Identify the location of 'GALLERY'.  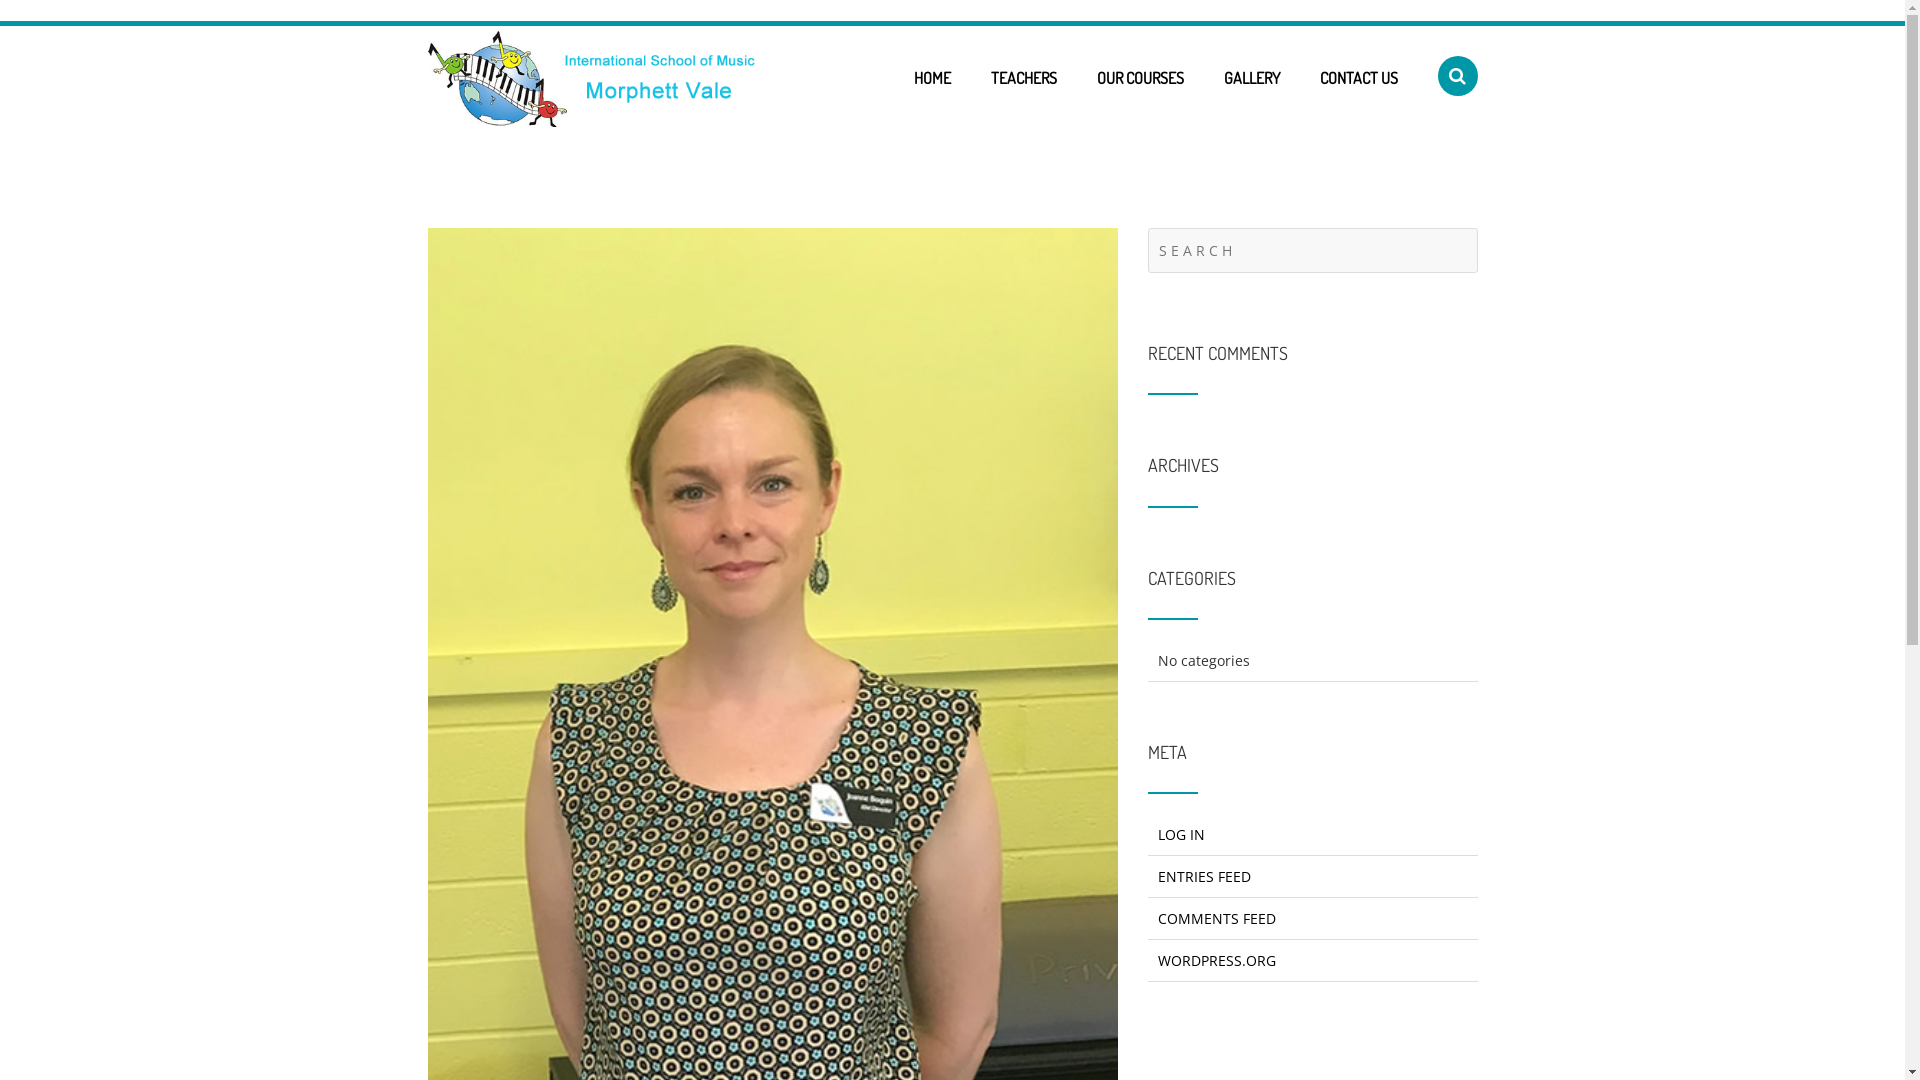
(1251, 76).